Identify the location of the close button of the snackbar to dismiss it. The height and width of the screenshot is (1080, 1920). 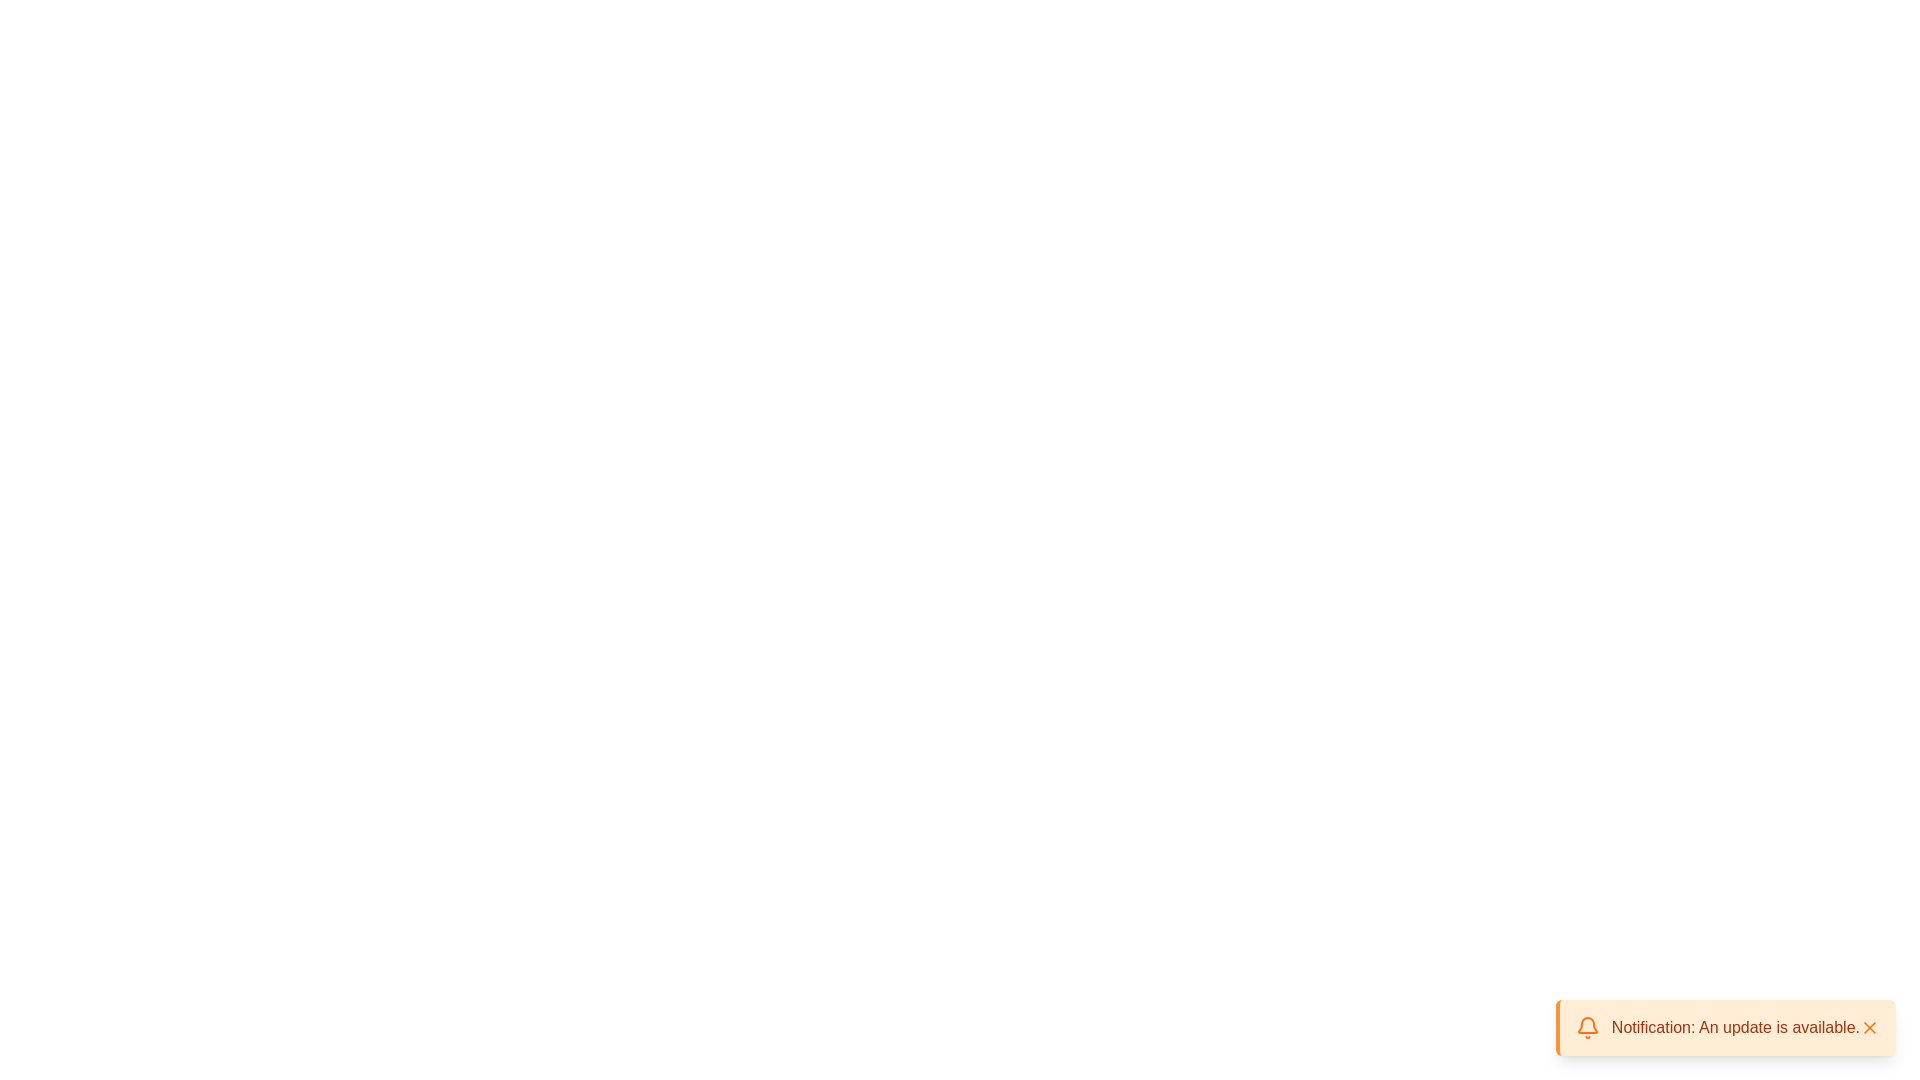
(1869, 1028).